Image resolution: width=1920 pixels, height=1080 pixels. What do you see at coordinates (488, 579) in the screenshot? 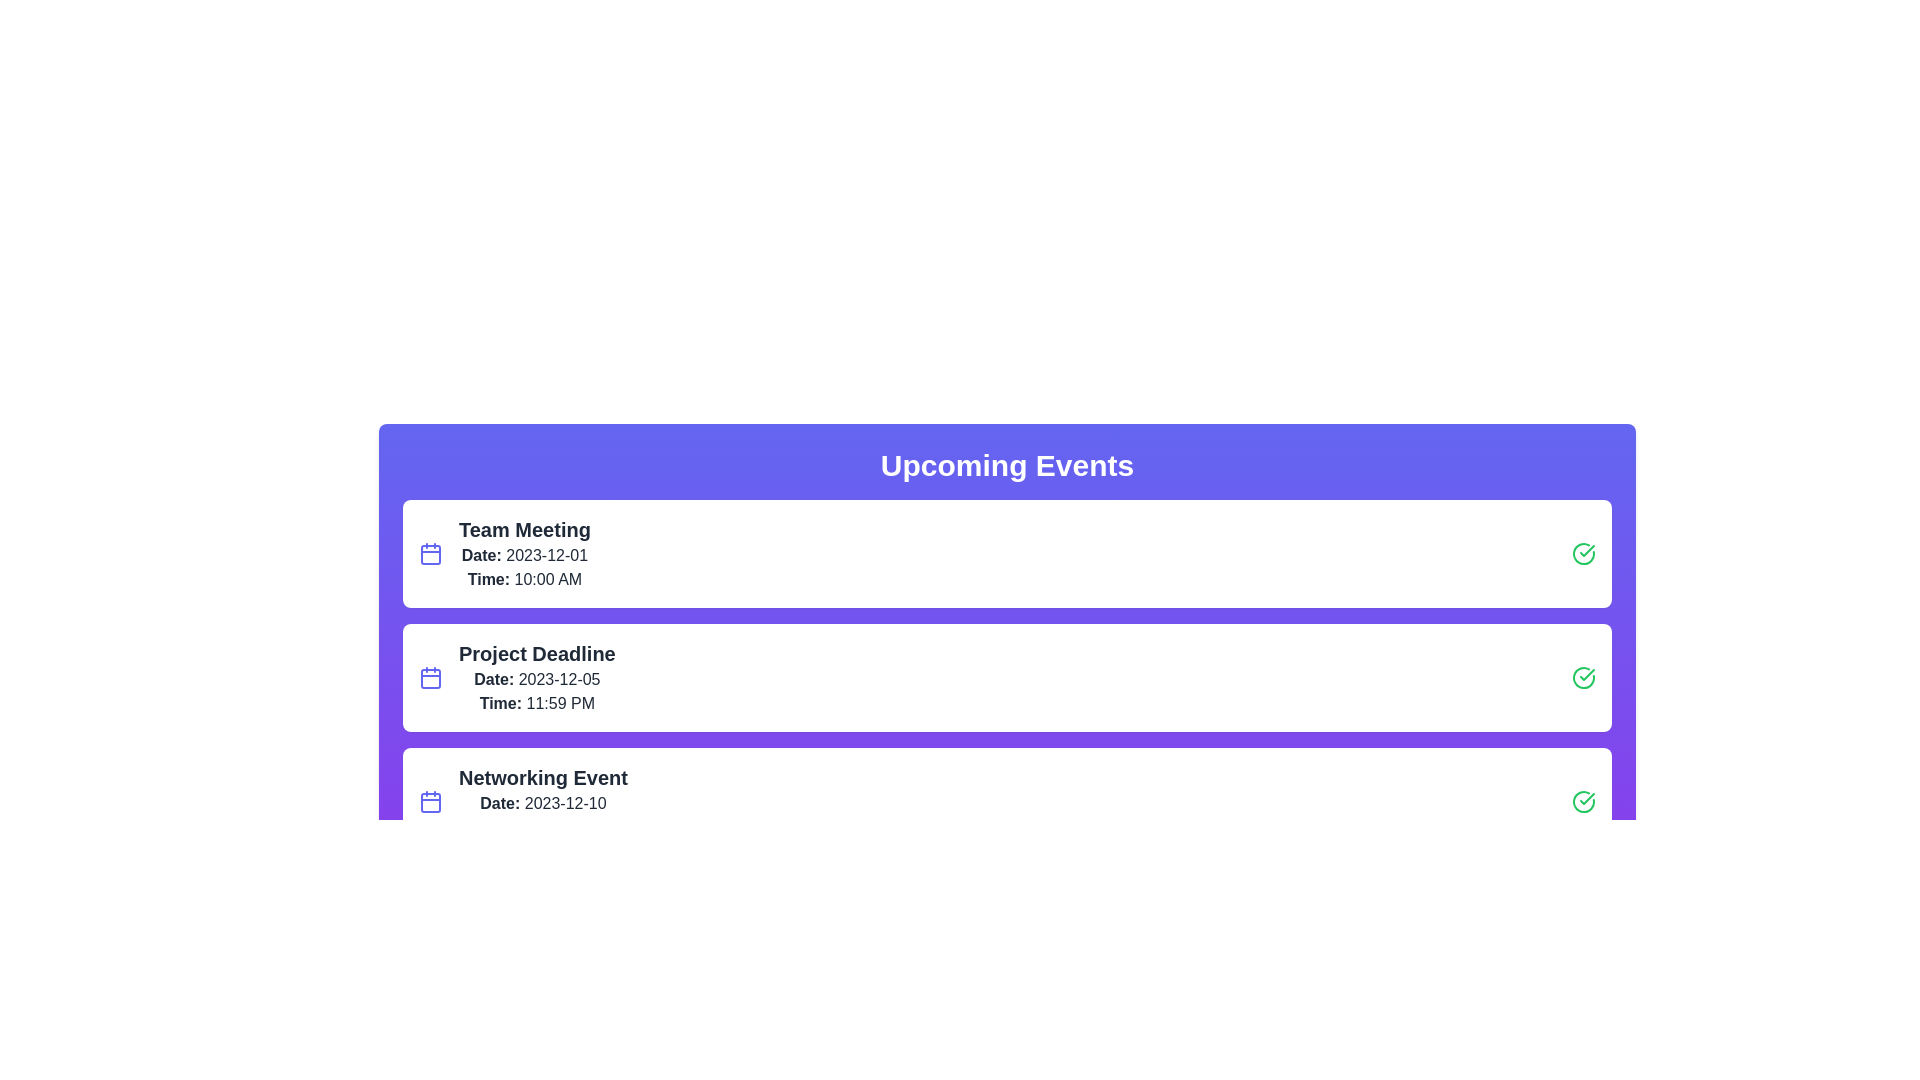
I see `the text label 'Time:' which is styled in bold black font, located to the left of the time value '10:00 AM' in the 'Team Meeting' event card` at bounding box center [488, 579].